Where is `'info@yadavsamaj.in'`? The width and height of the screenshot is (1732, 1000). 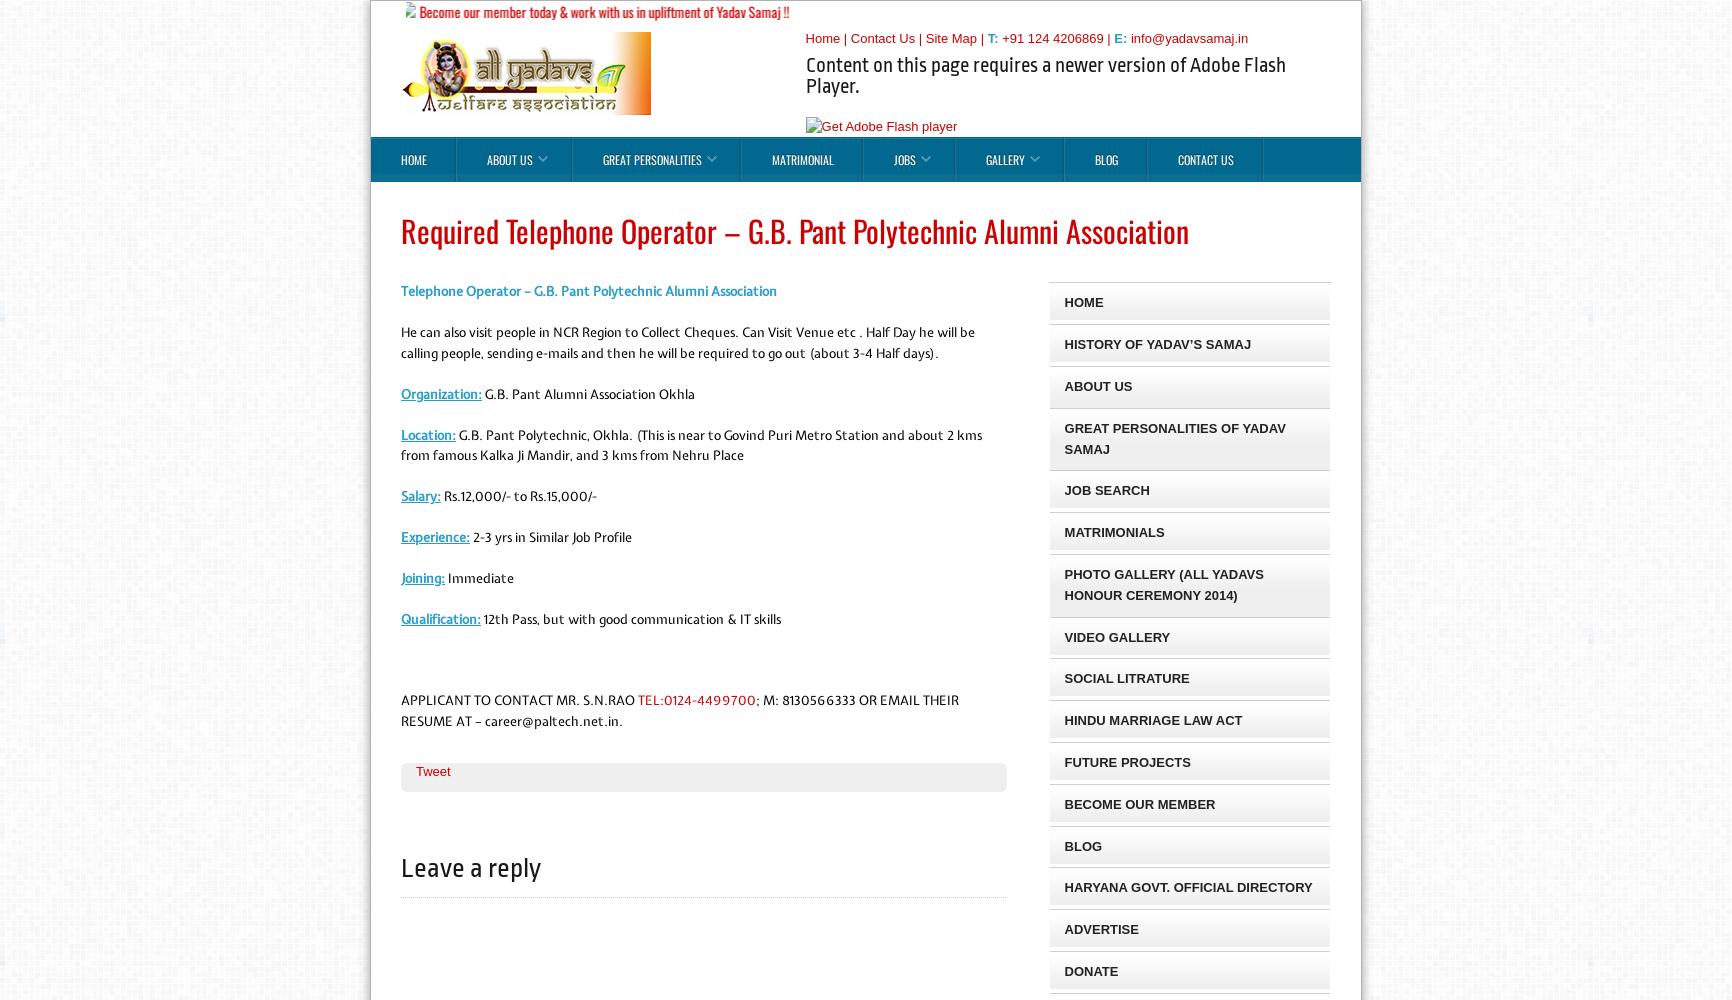
'info@yadavsamaj.in' is located at coordinates (1188, 37).